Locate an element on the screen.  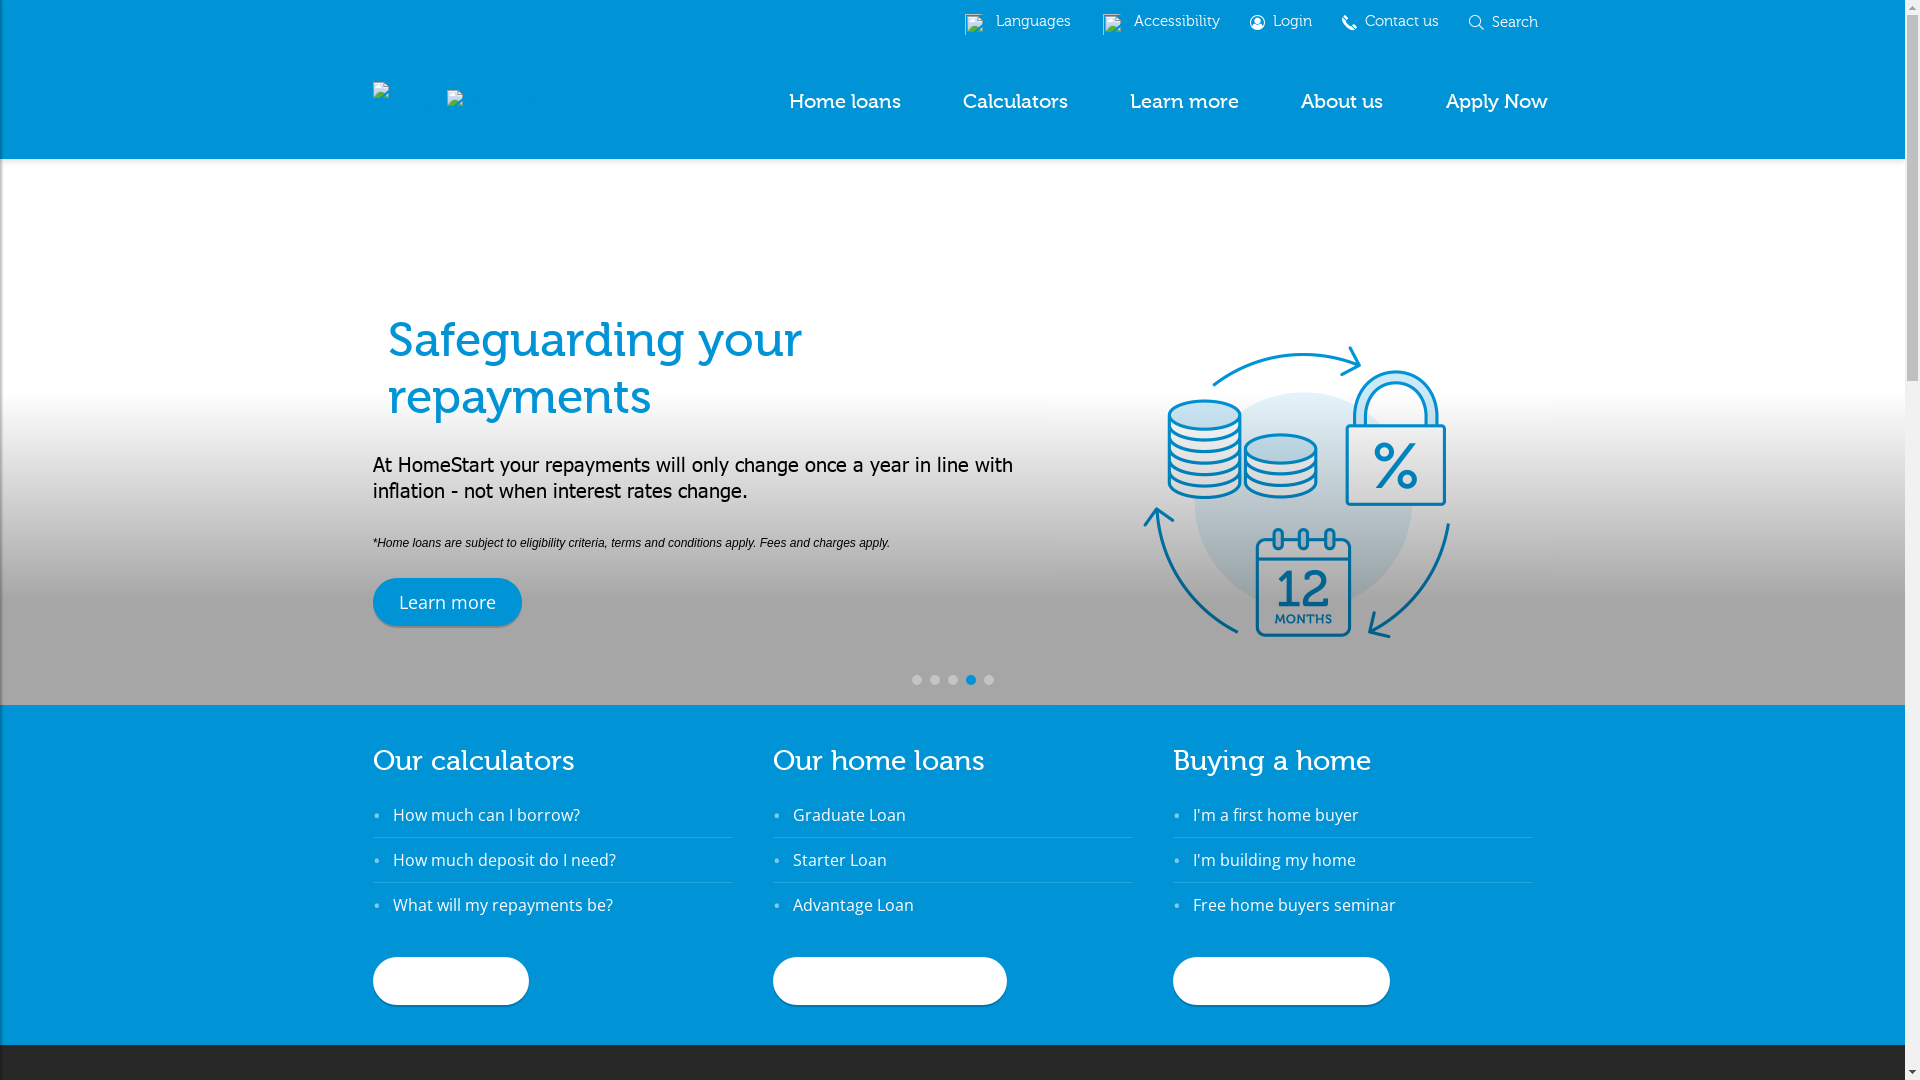
'Starter Loan' is located at coordinates (839, 859).